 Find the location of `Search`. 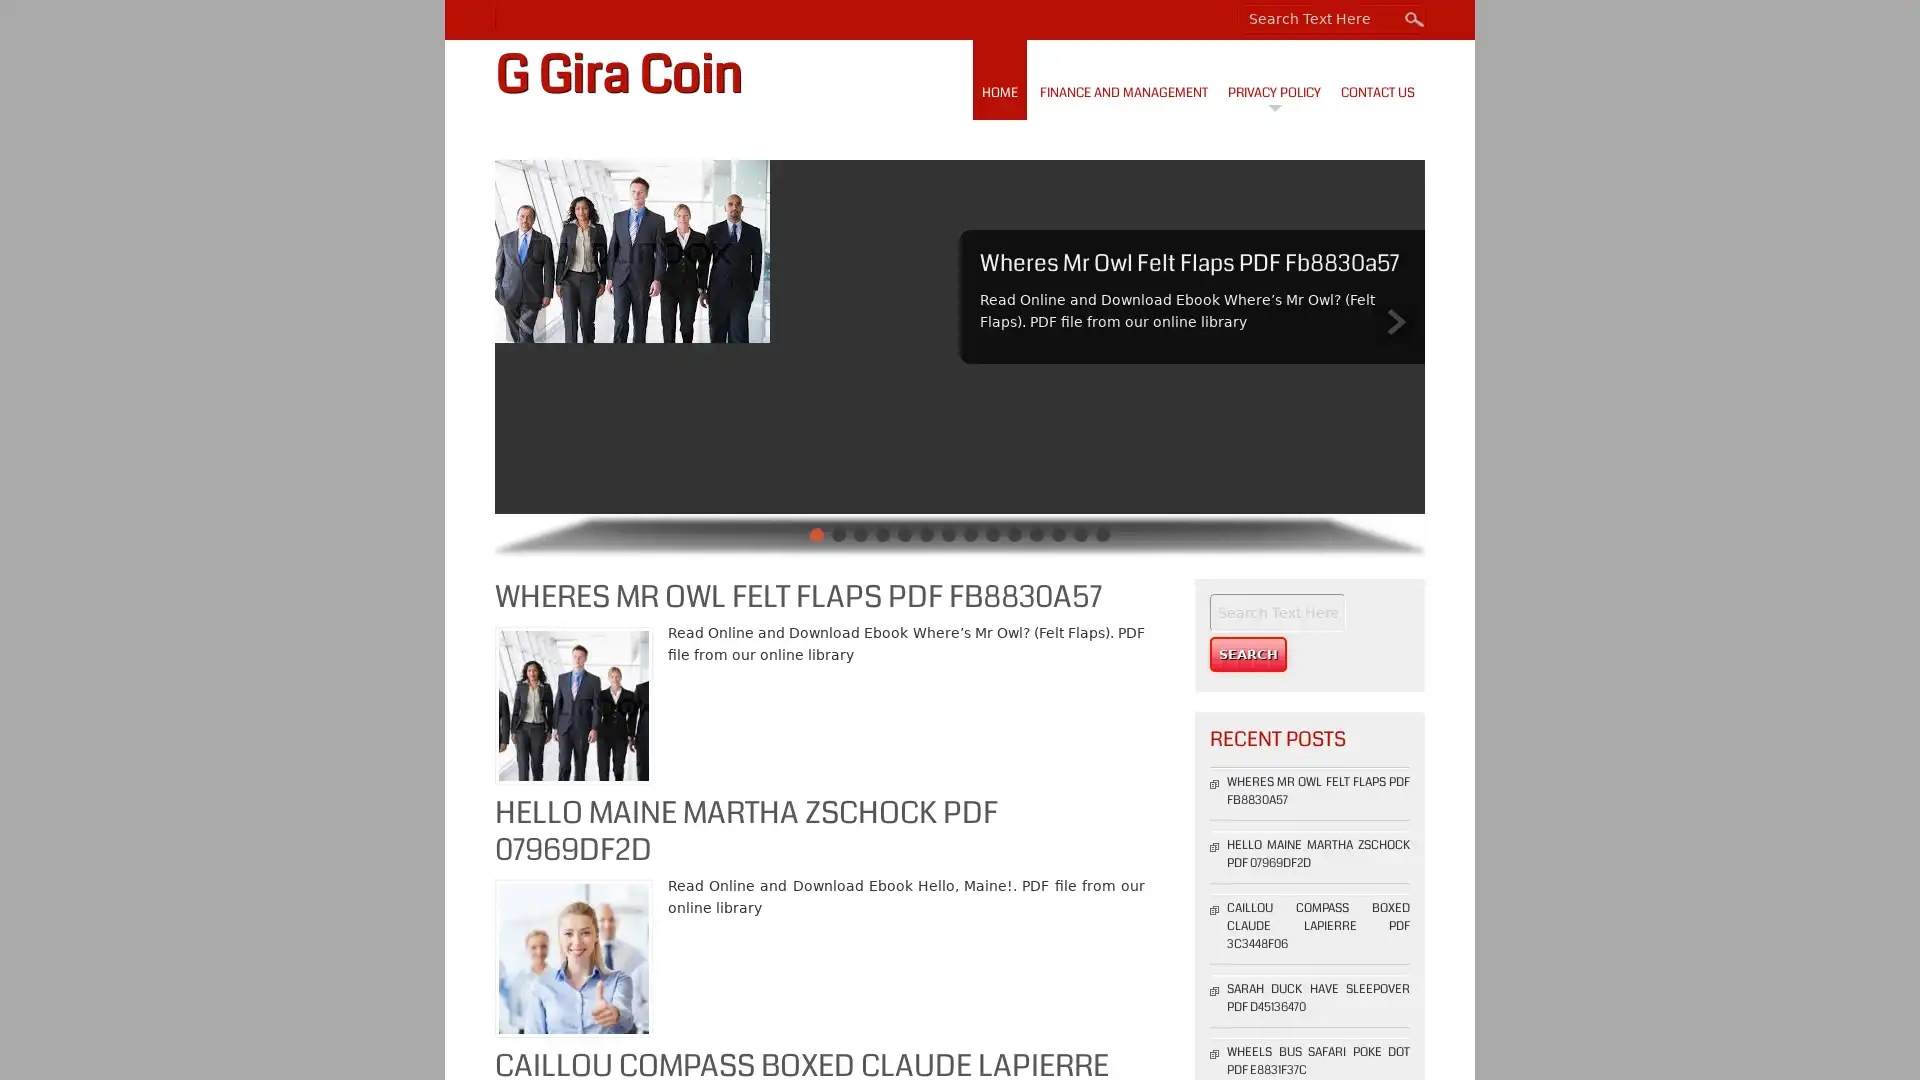

Search is located at coordinates (1247, 654).